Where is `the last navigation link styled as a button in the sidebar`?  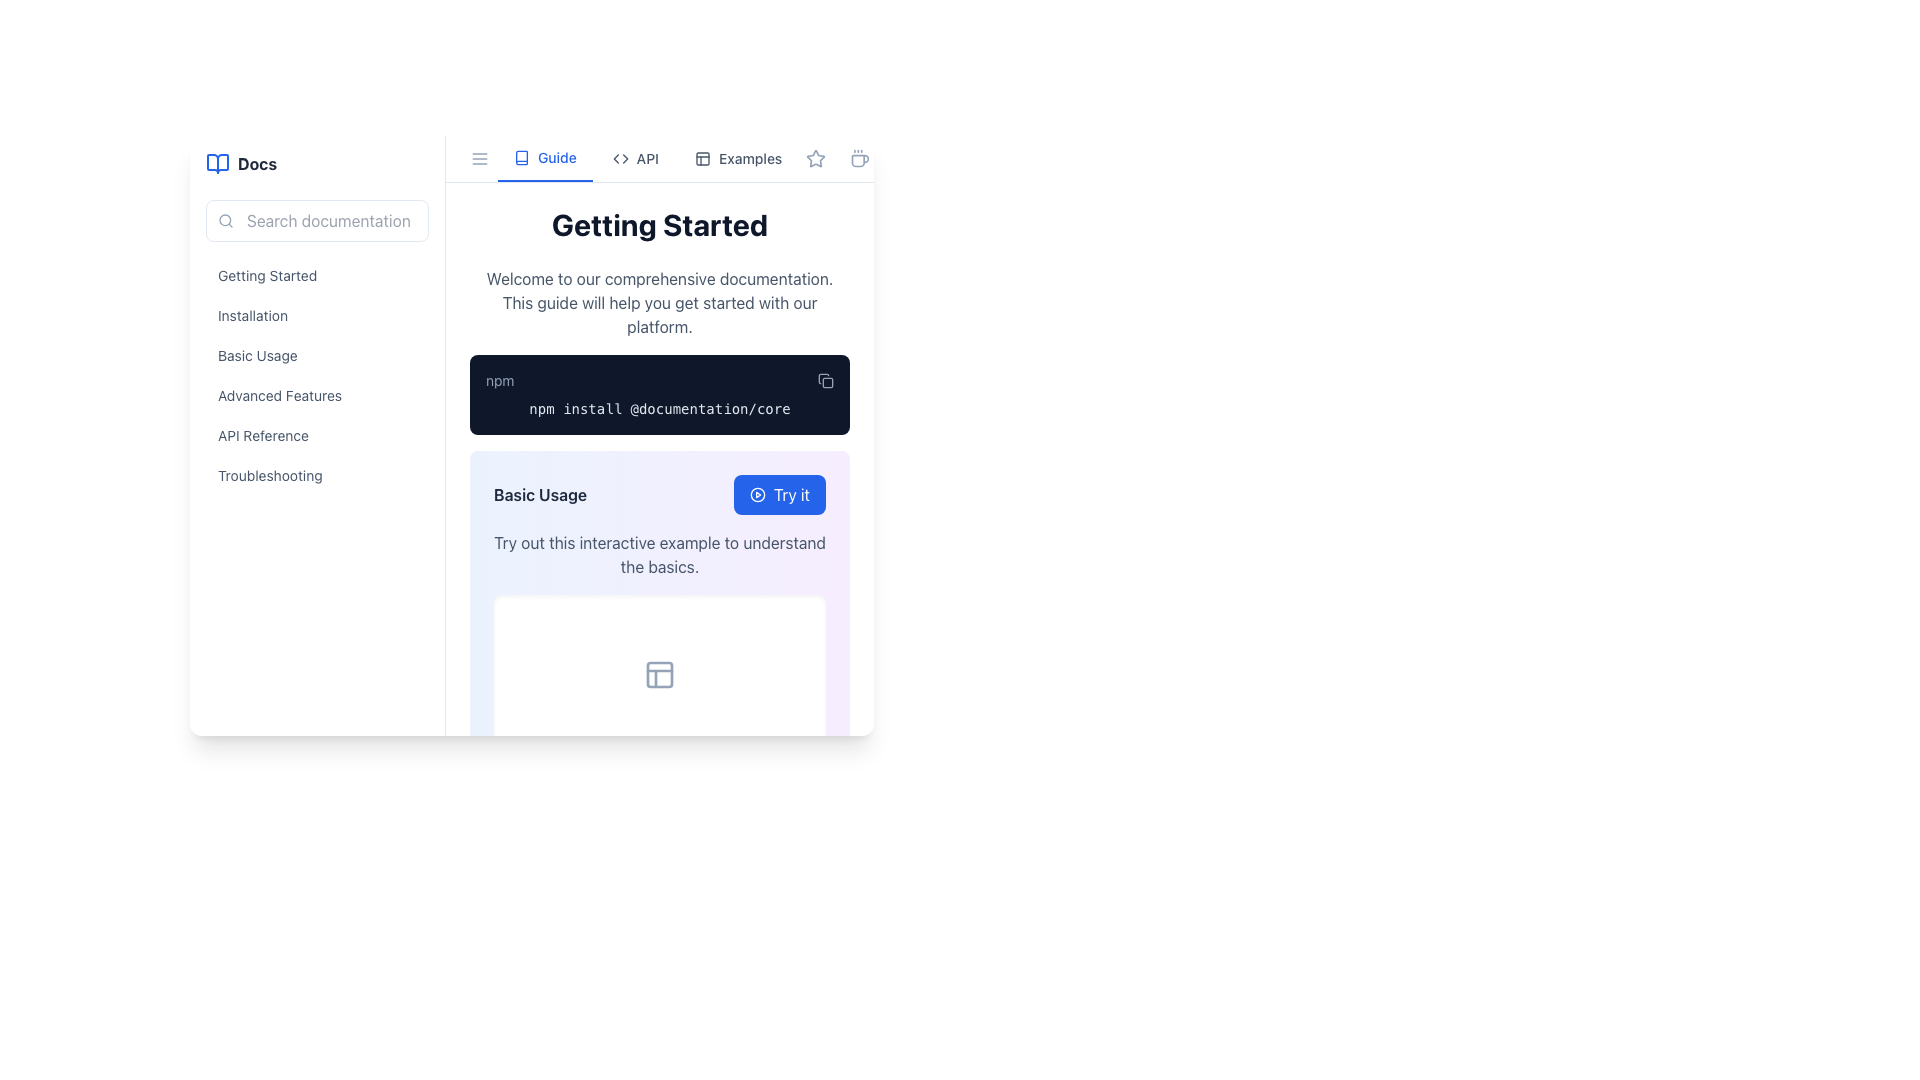
the last navigation link styled as a button in the sidebar is located at coordinates (316, 475).